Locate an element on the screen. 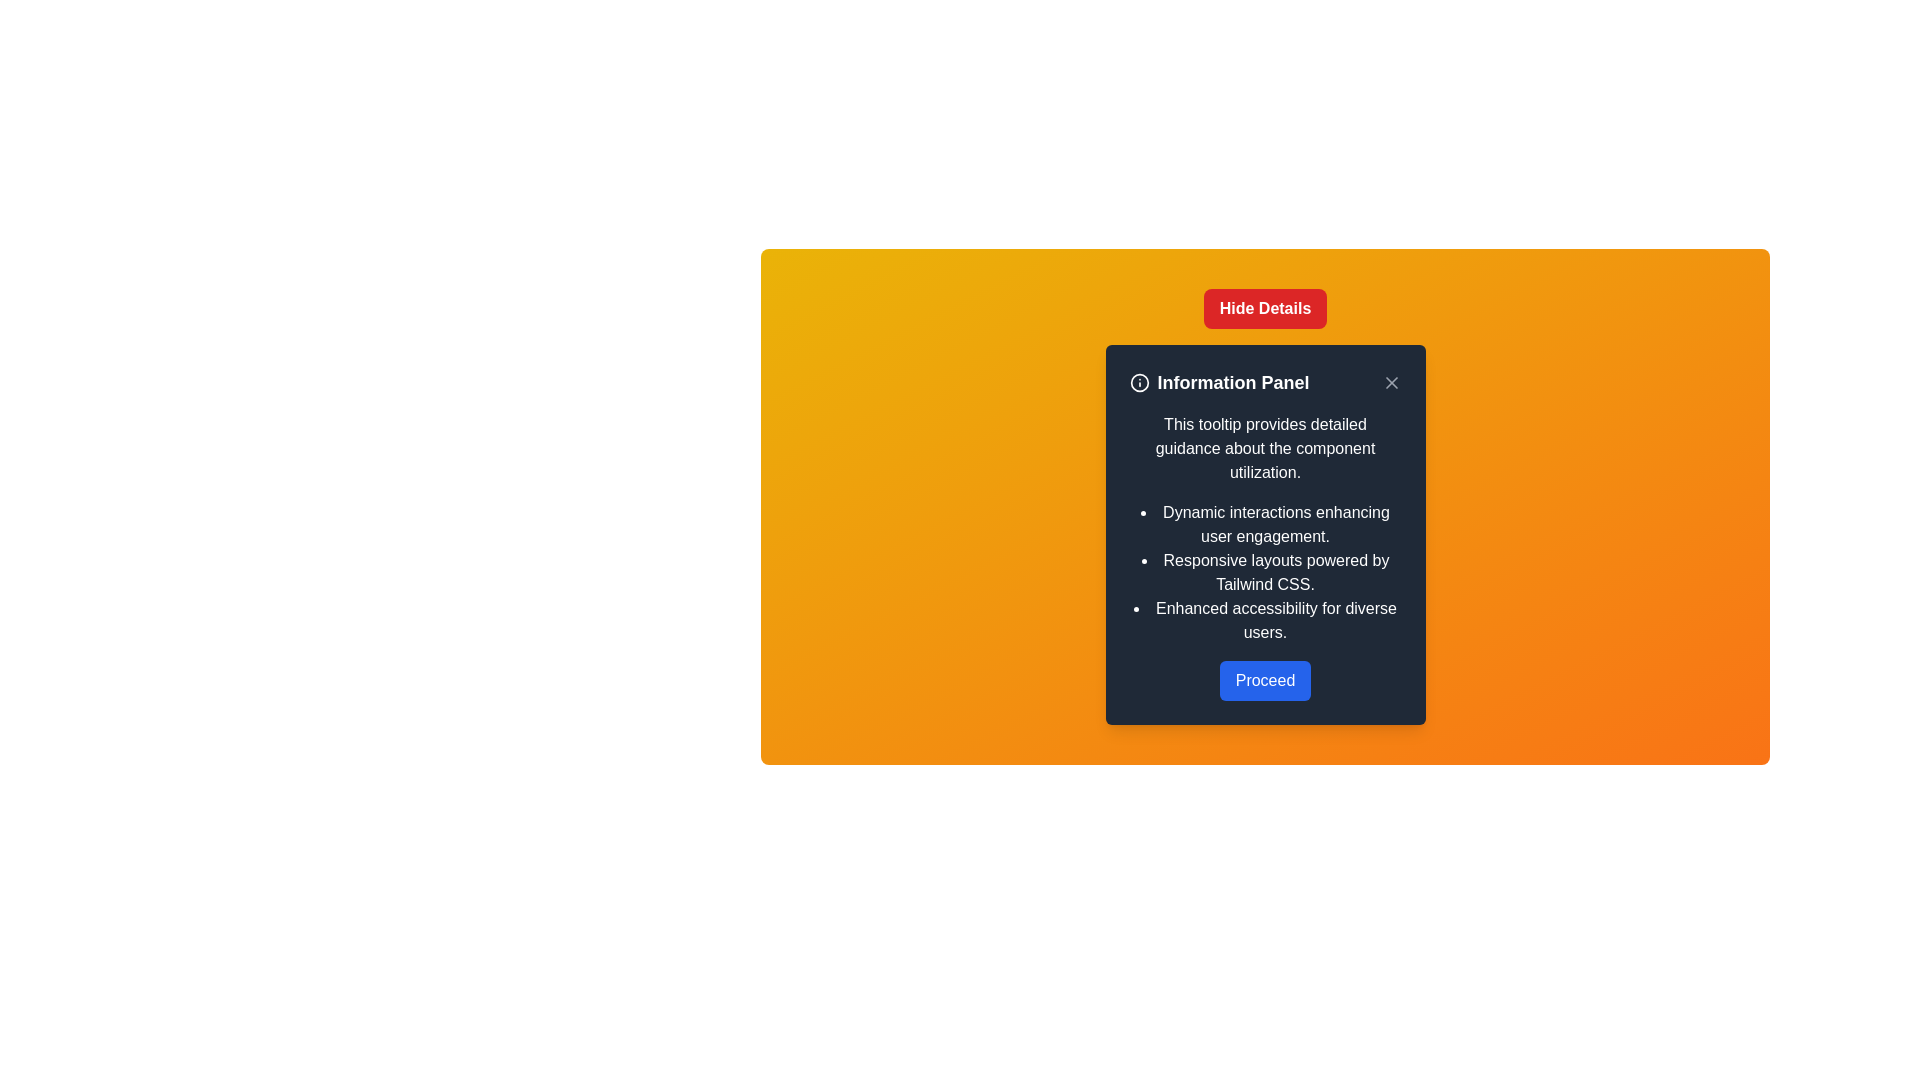  the bulleted list element located in the middle section of the tooltip popup panel is located at coordinates (1264, 573).